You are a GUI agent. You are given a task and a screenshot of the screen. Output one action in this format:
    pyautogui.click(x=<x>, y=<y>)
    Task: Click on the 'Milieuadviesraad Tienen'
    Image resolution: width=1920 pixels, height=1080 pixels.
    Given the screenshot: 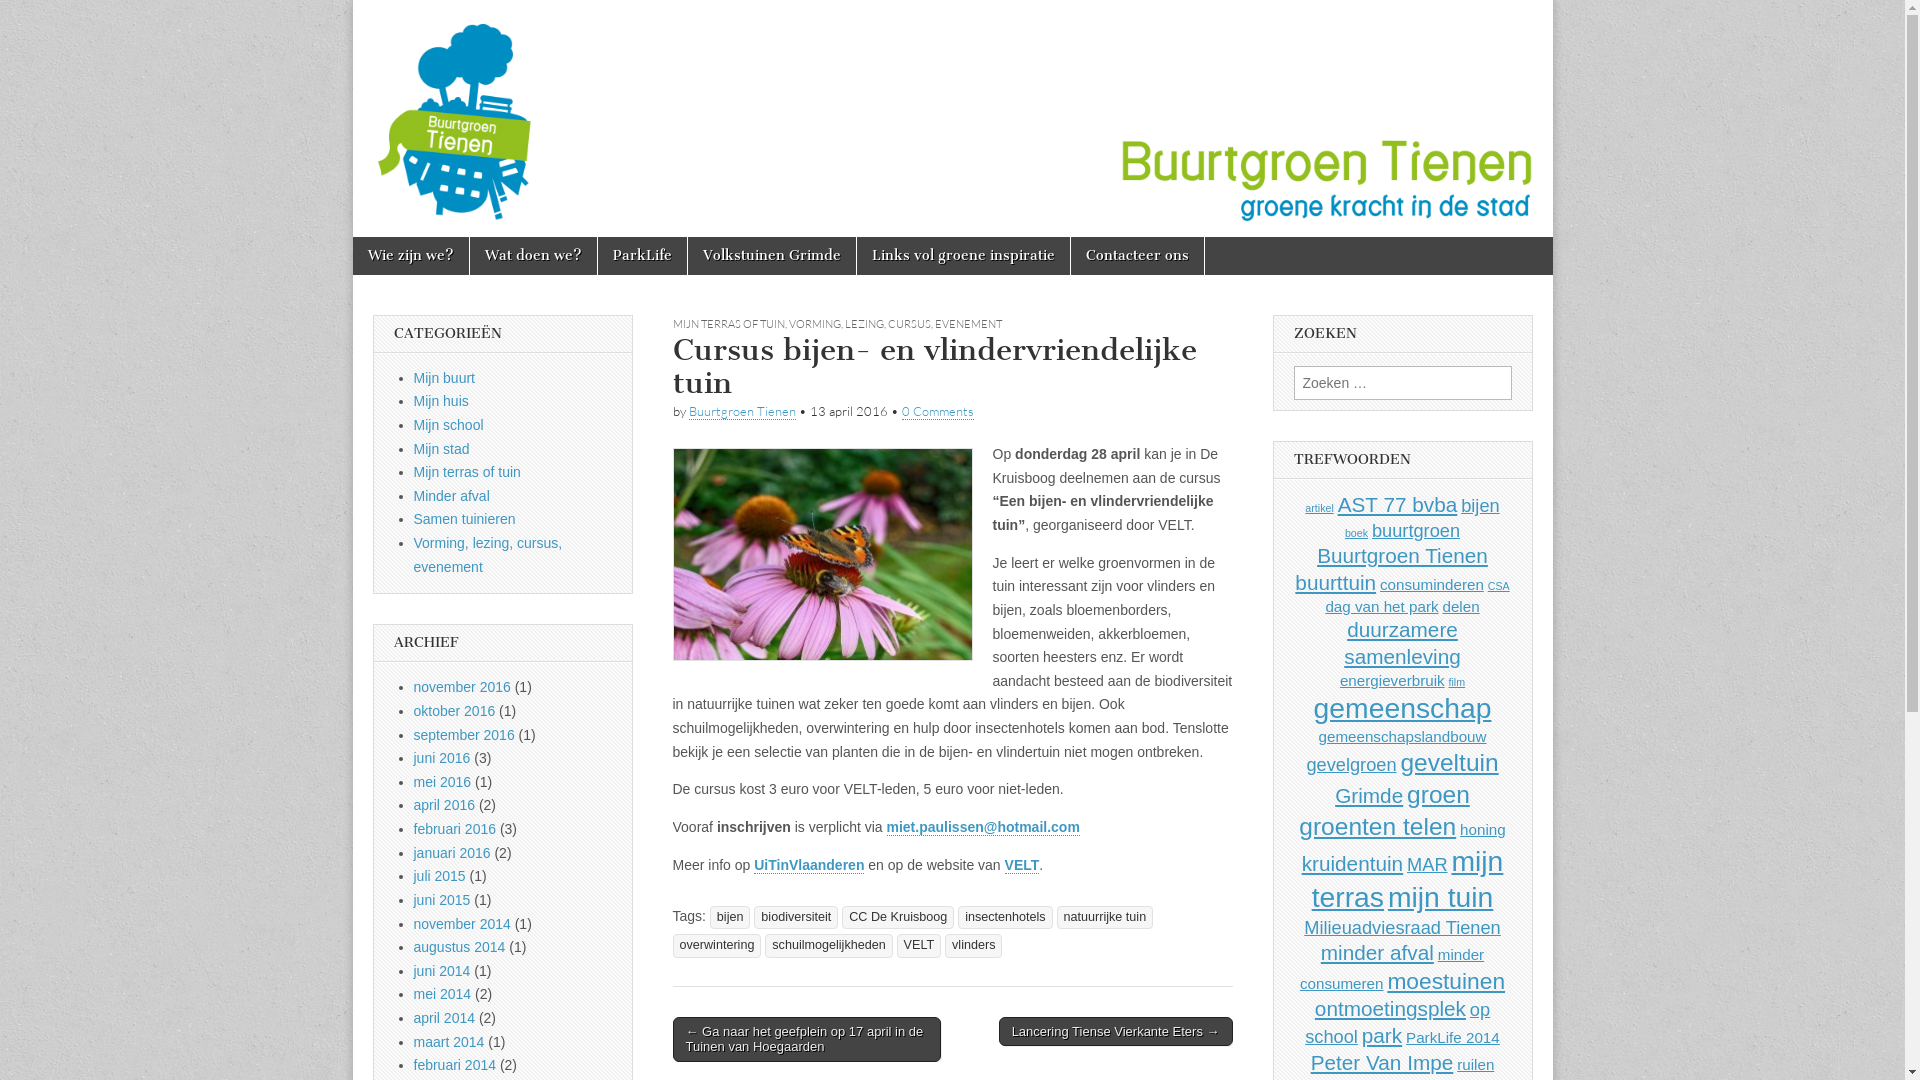 What is the action you would take?
    pyautogui.click(x=1400, y=927)
    